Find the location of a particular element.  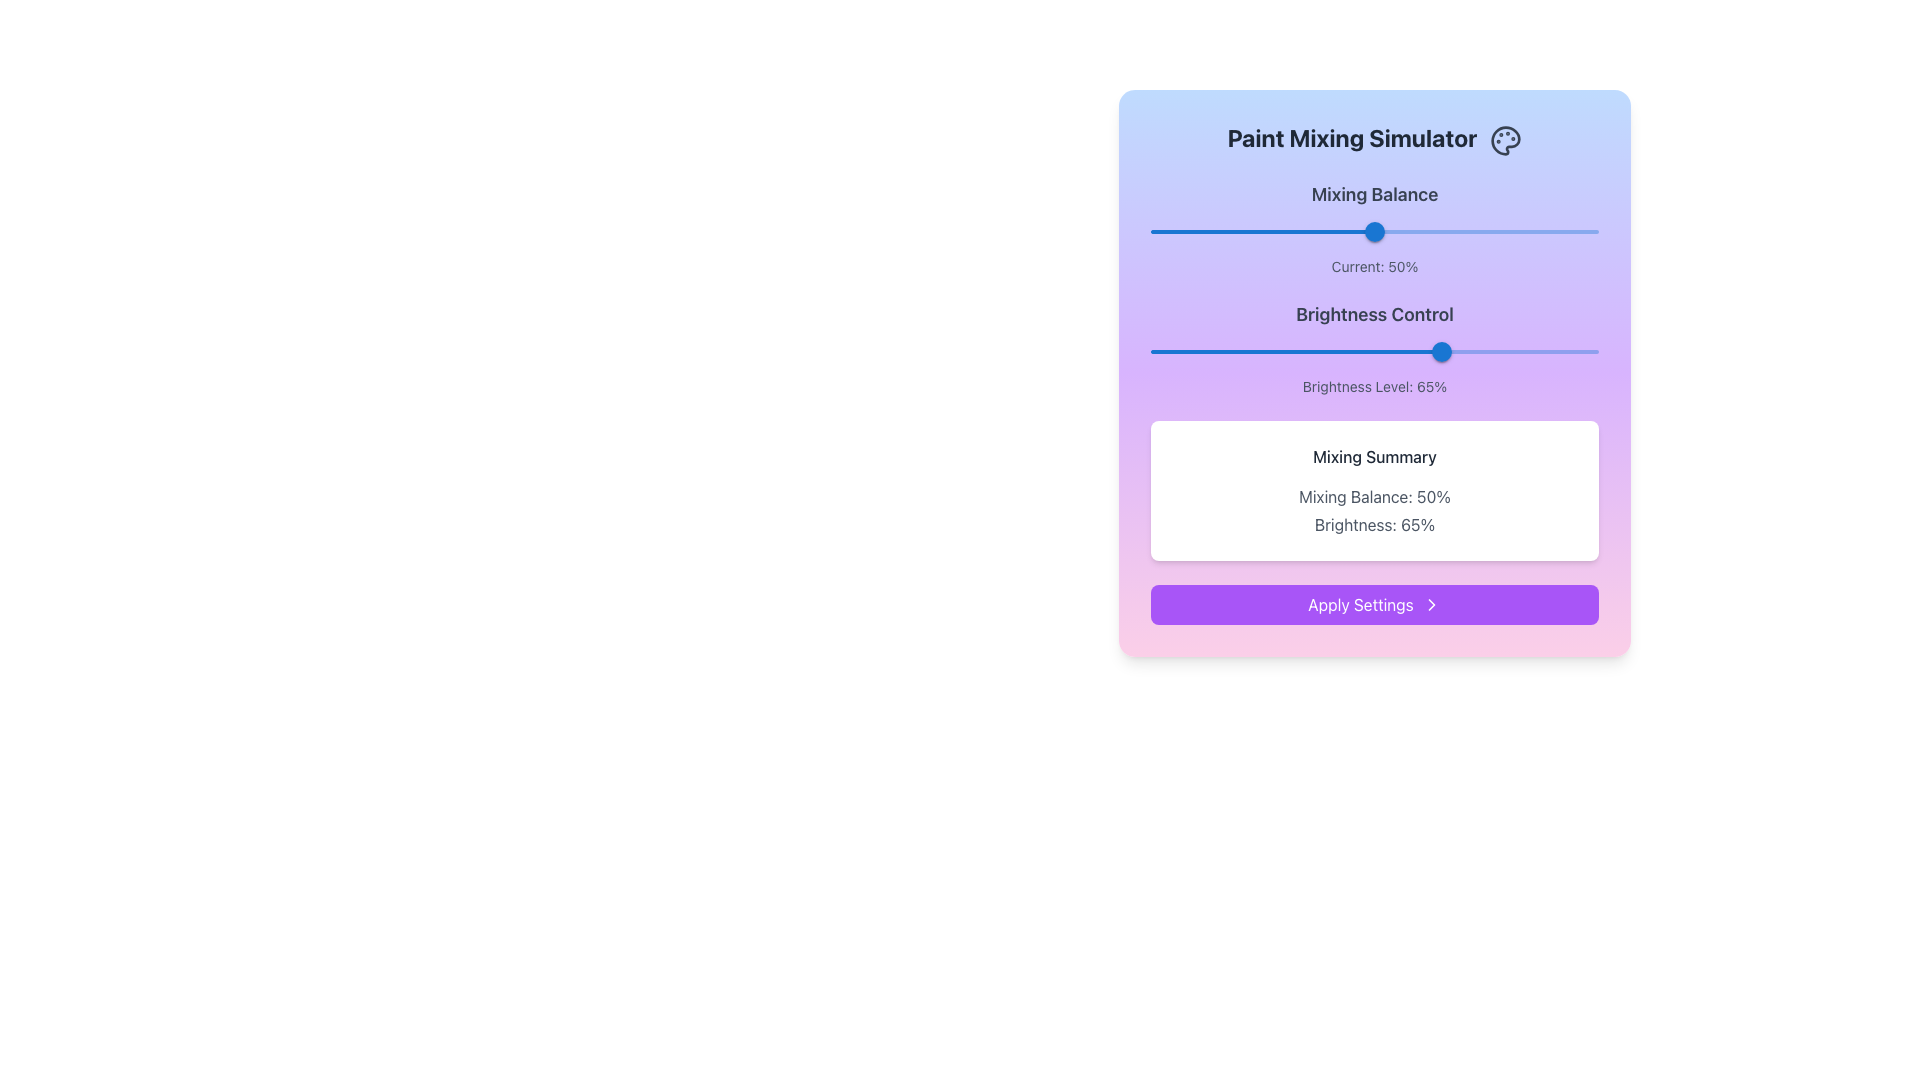

the Brightness Control slider is located at coordinates (1342, 350).